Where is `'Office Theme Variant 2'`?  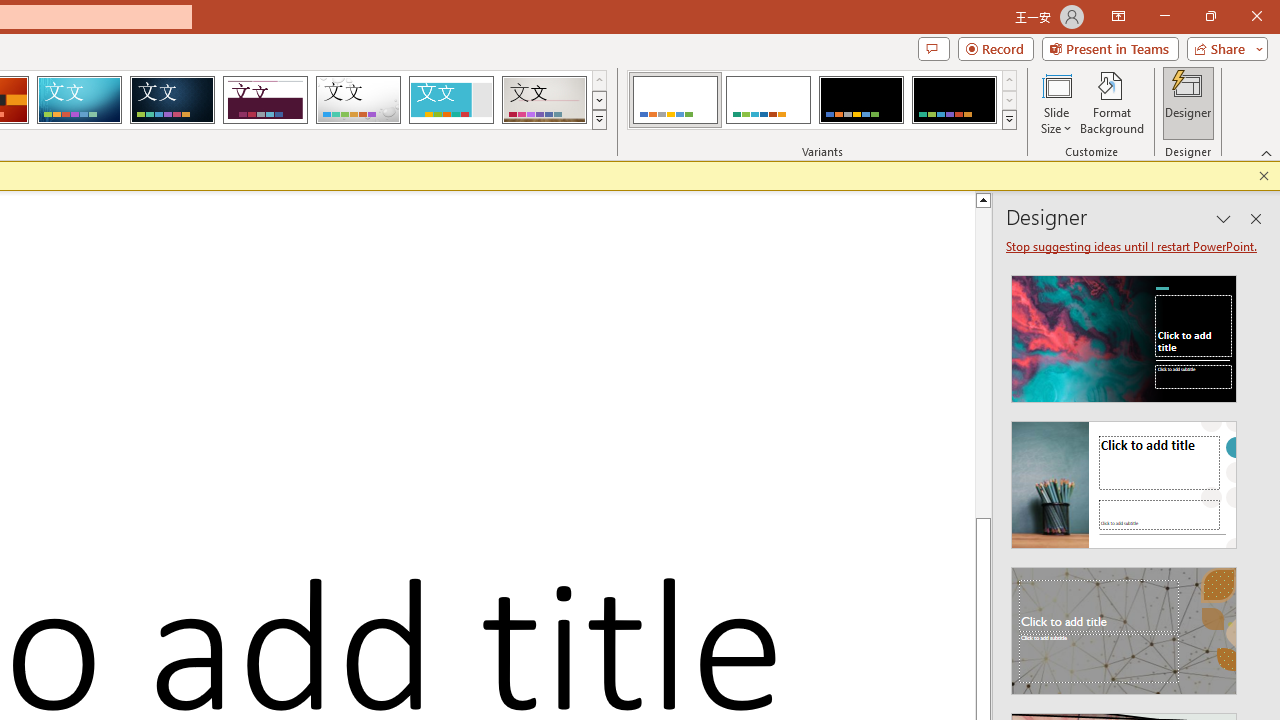
'Office Theme Variant 2' is located at coordinates (767, 100).